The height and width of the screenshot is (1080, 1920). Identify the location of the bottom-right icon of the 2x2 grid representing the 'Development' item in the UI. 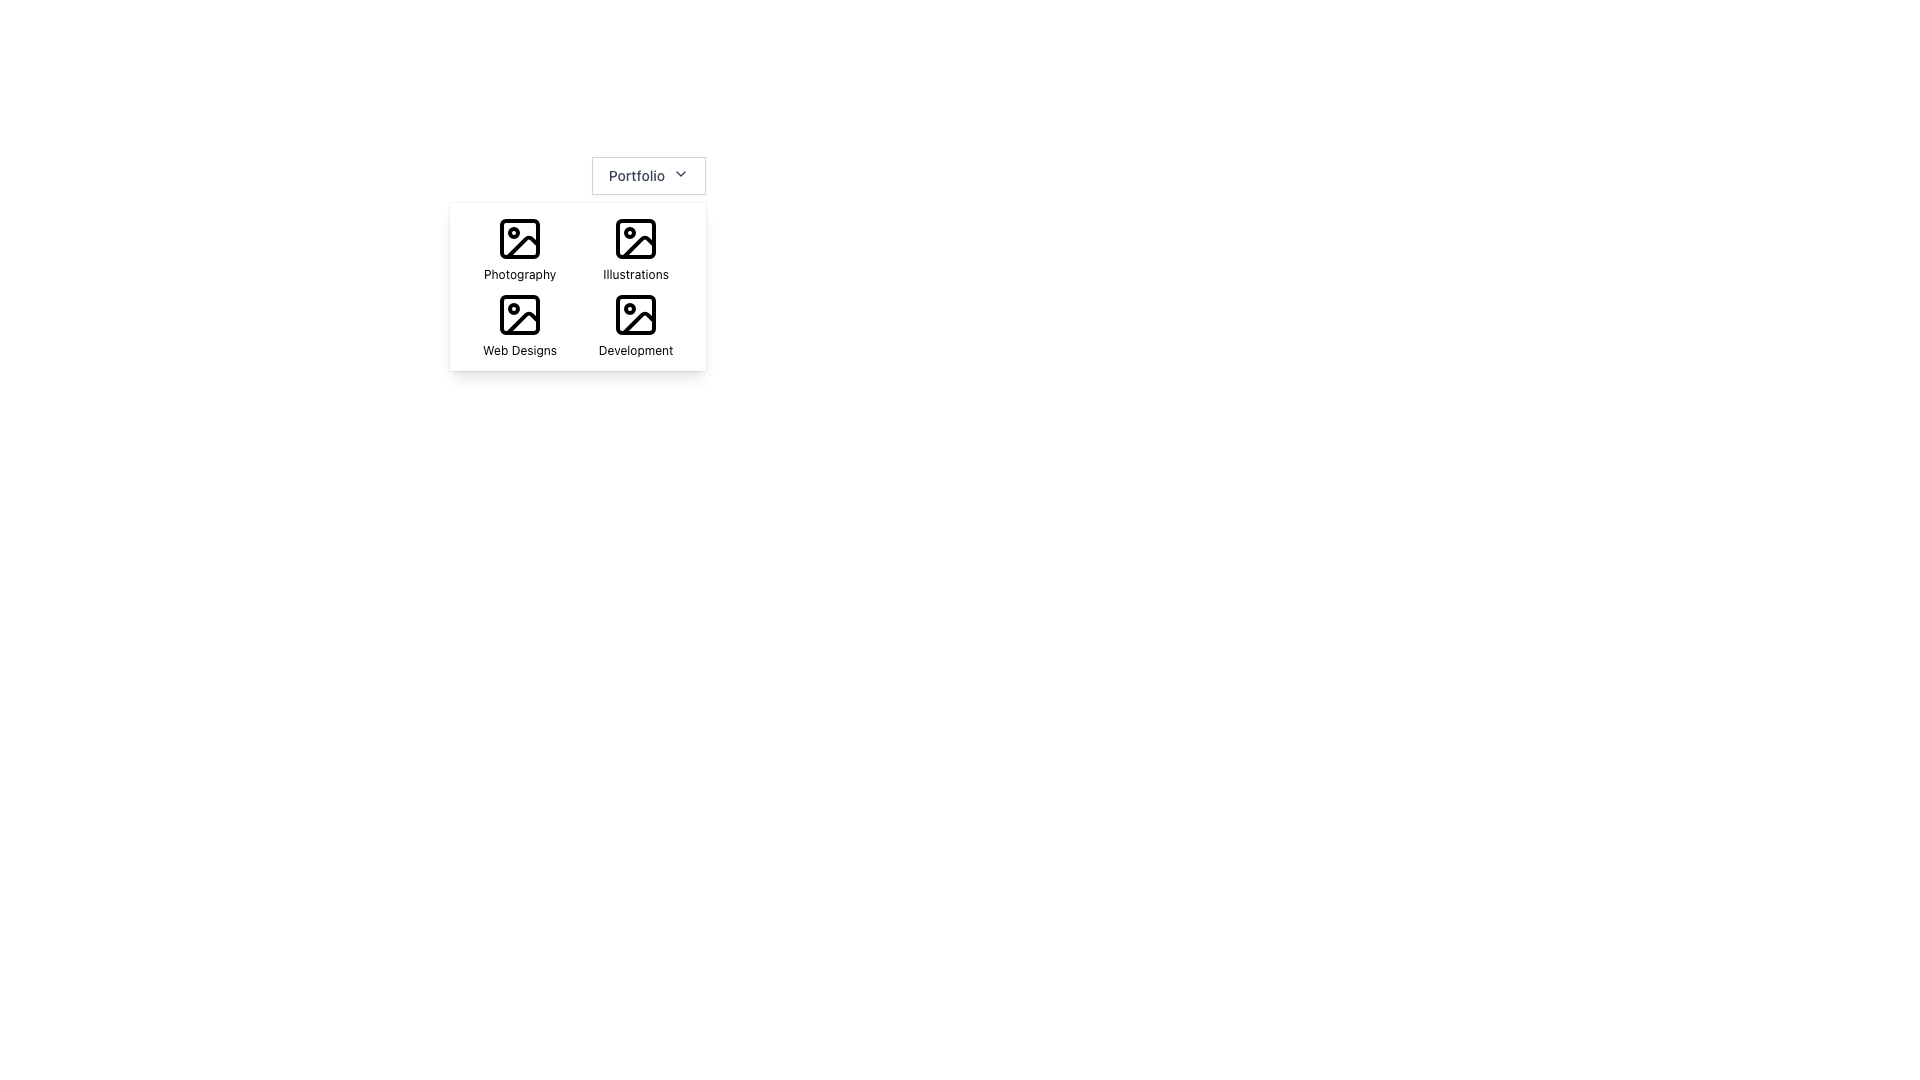
(635, 315).